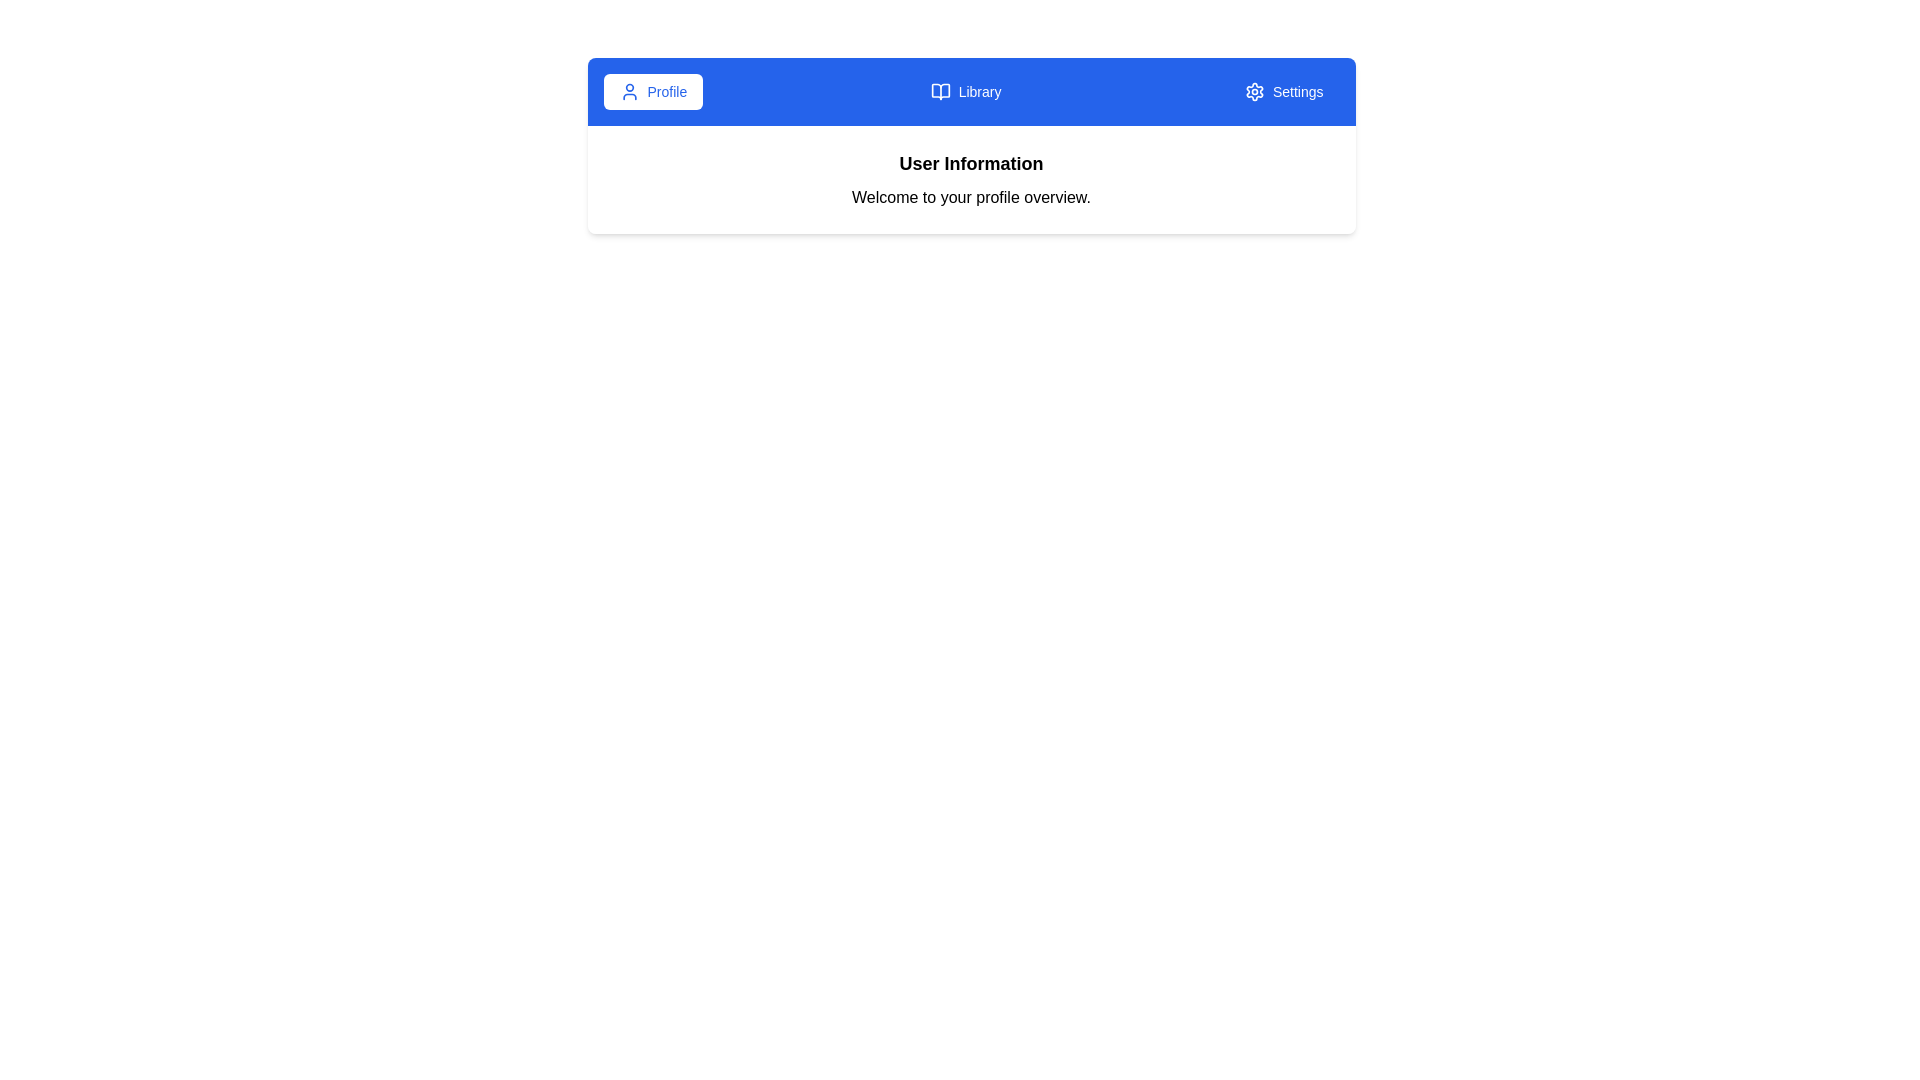 The height and width of the screenshot is (1080, 1920). I want to click on the 'Settings' button, which is a blue button with white text and a gear icon, located at the far right side of the navigation bar, so click(1284, 92).